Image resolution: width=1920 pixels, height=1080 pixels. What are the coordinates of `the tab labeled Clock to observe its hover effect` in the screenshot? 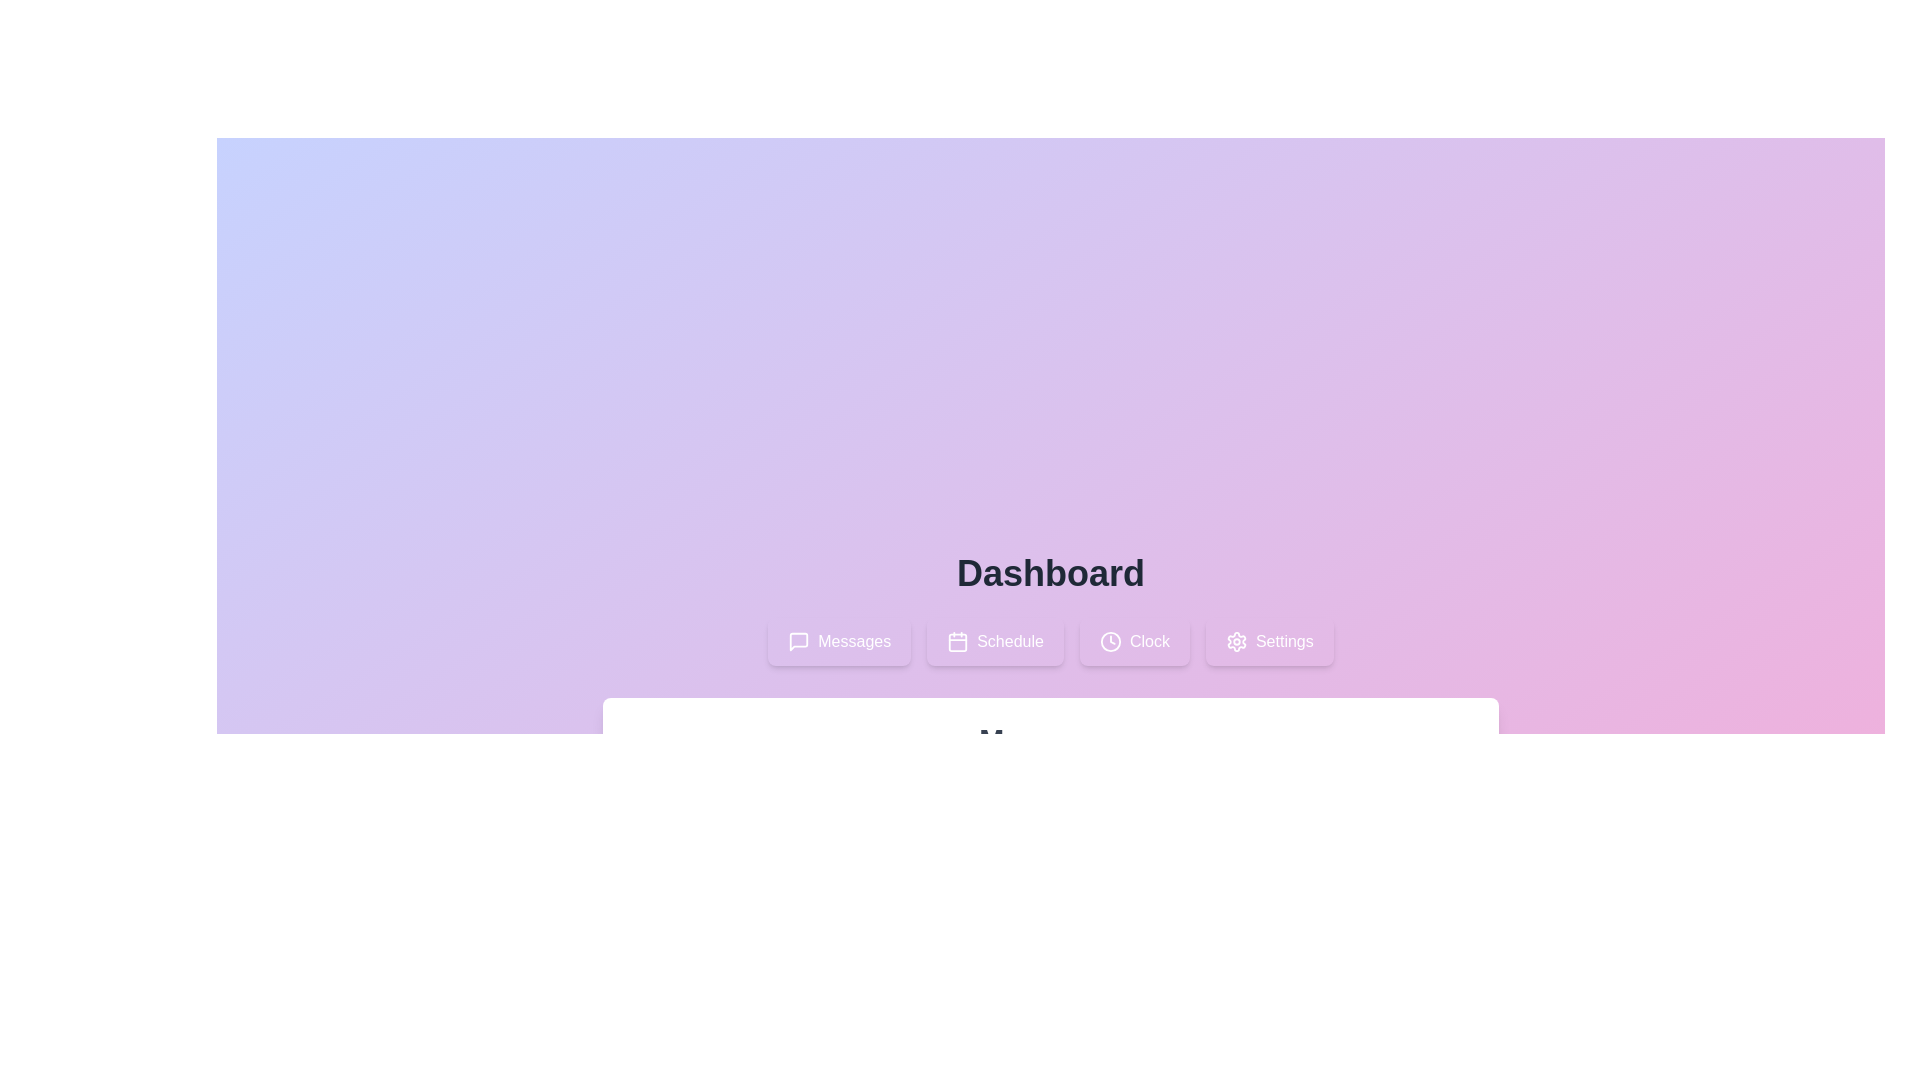 It's located at (1134, 641).